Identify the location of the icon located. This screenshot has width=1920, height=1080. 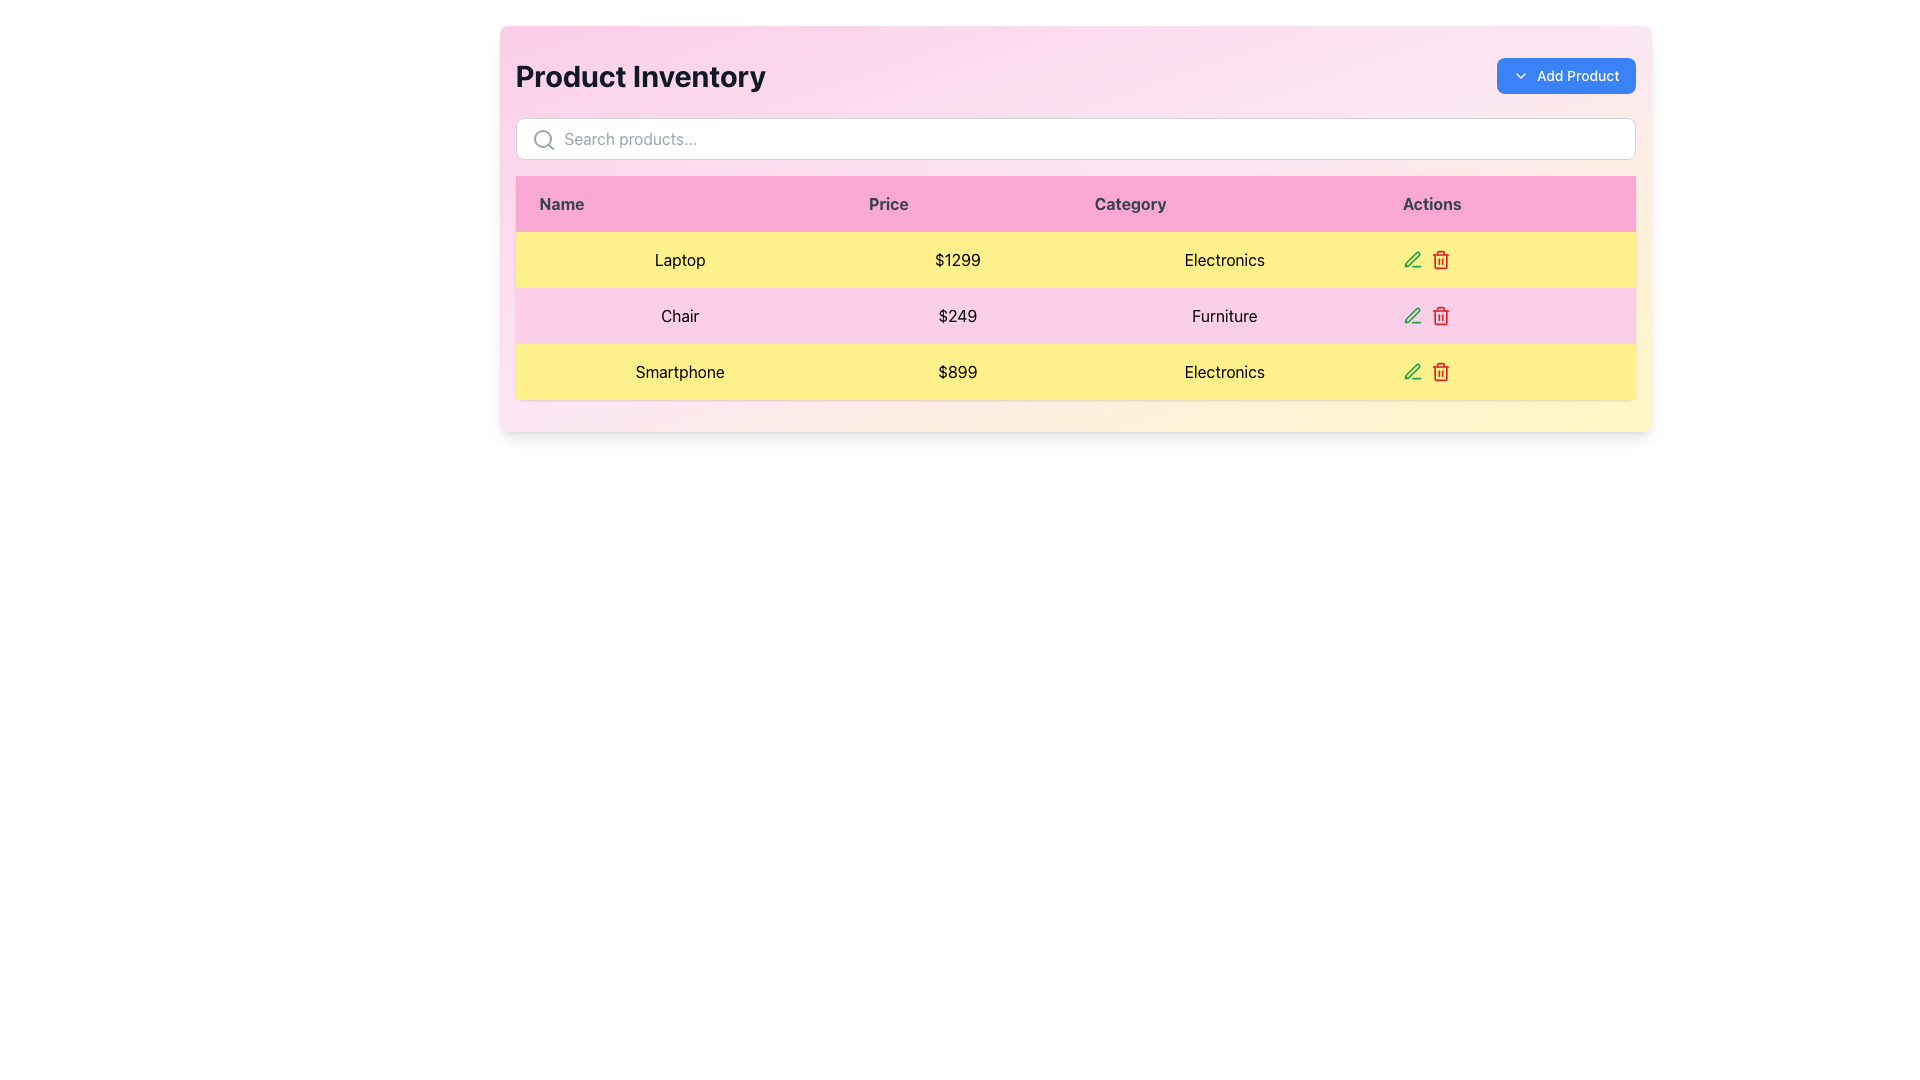
(1520, 75).